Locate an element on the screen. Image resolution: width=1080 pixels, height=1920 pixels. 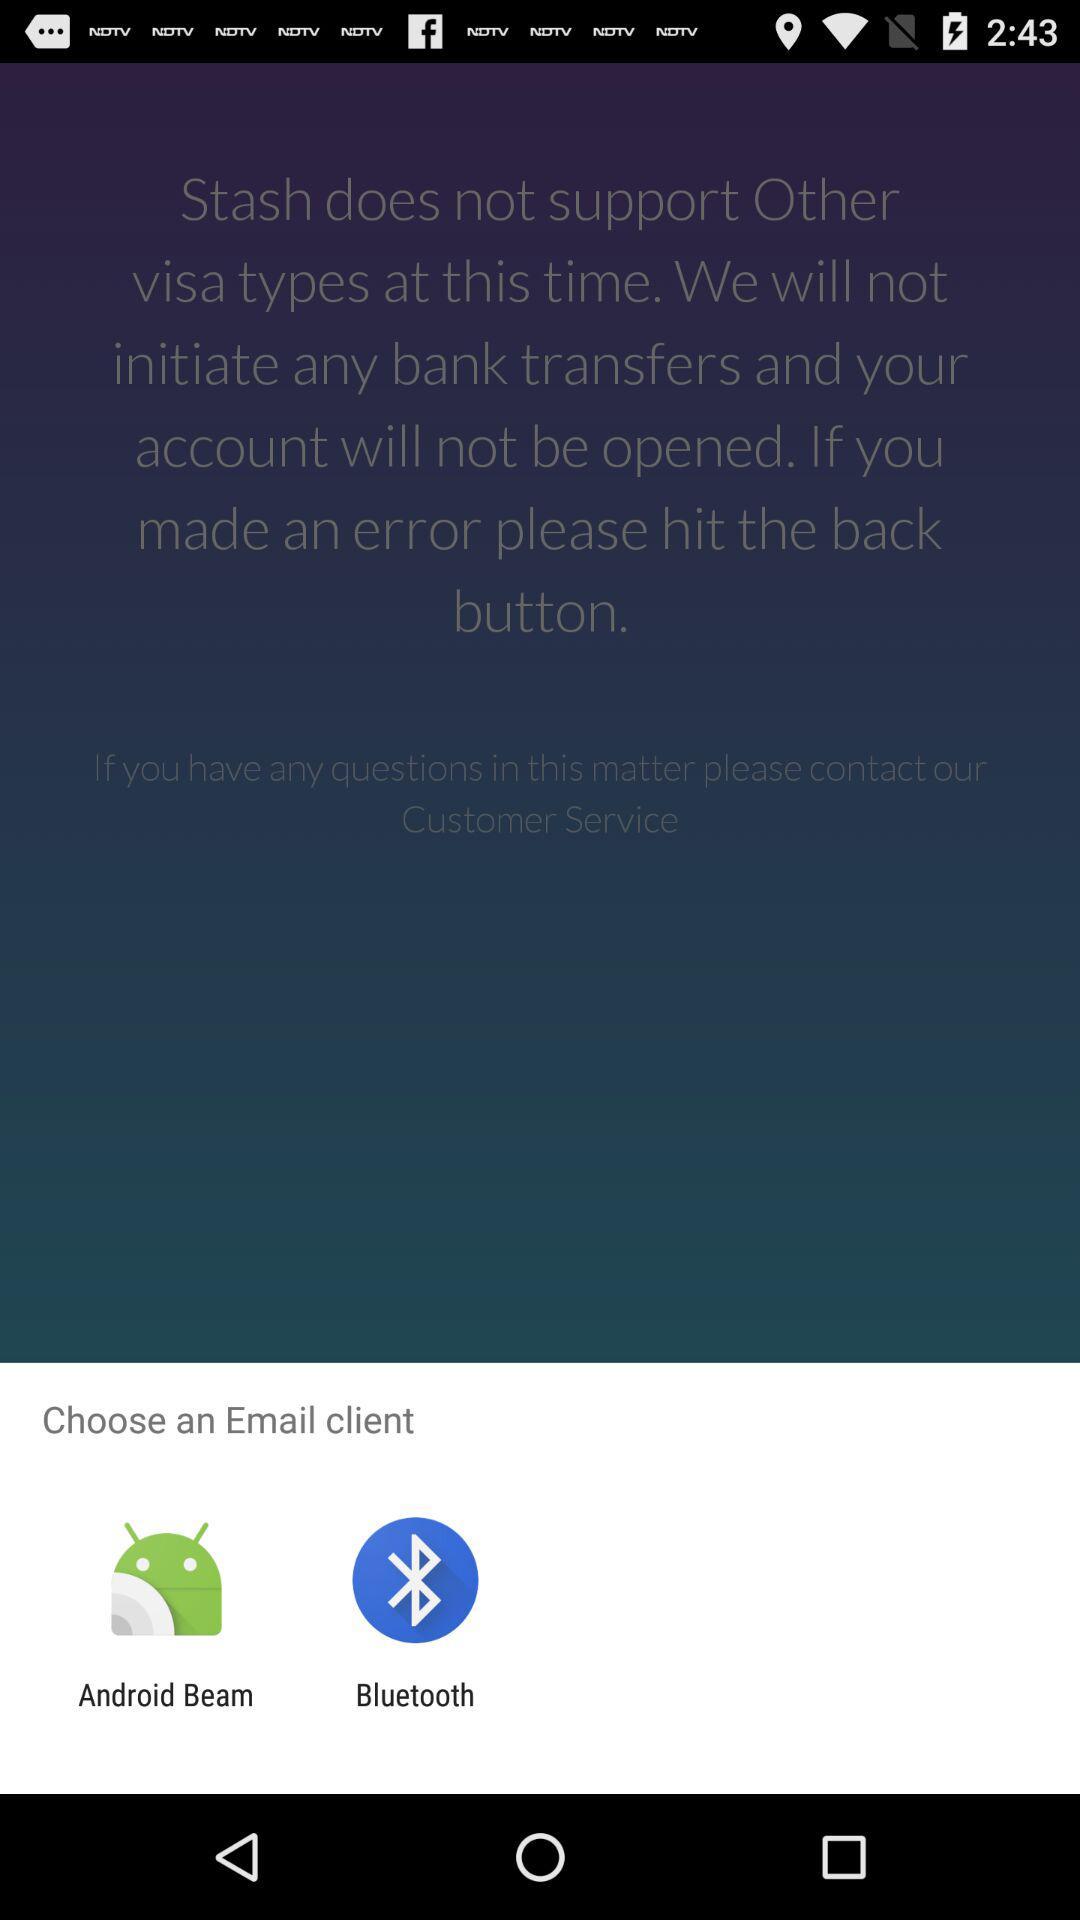
the icon to the left of bluetooth app is located at coordinates (165, 1711).